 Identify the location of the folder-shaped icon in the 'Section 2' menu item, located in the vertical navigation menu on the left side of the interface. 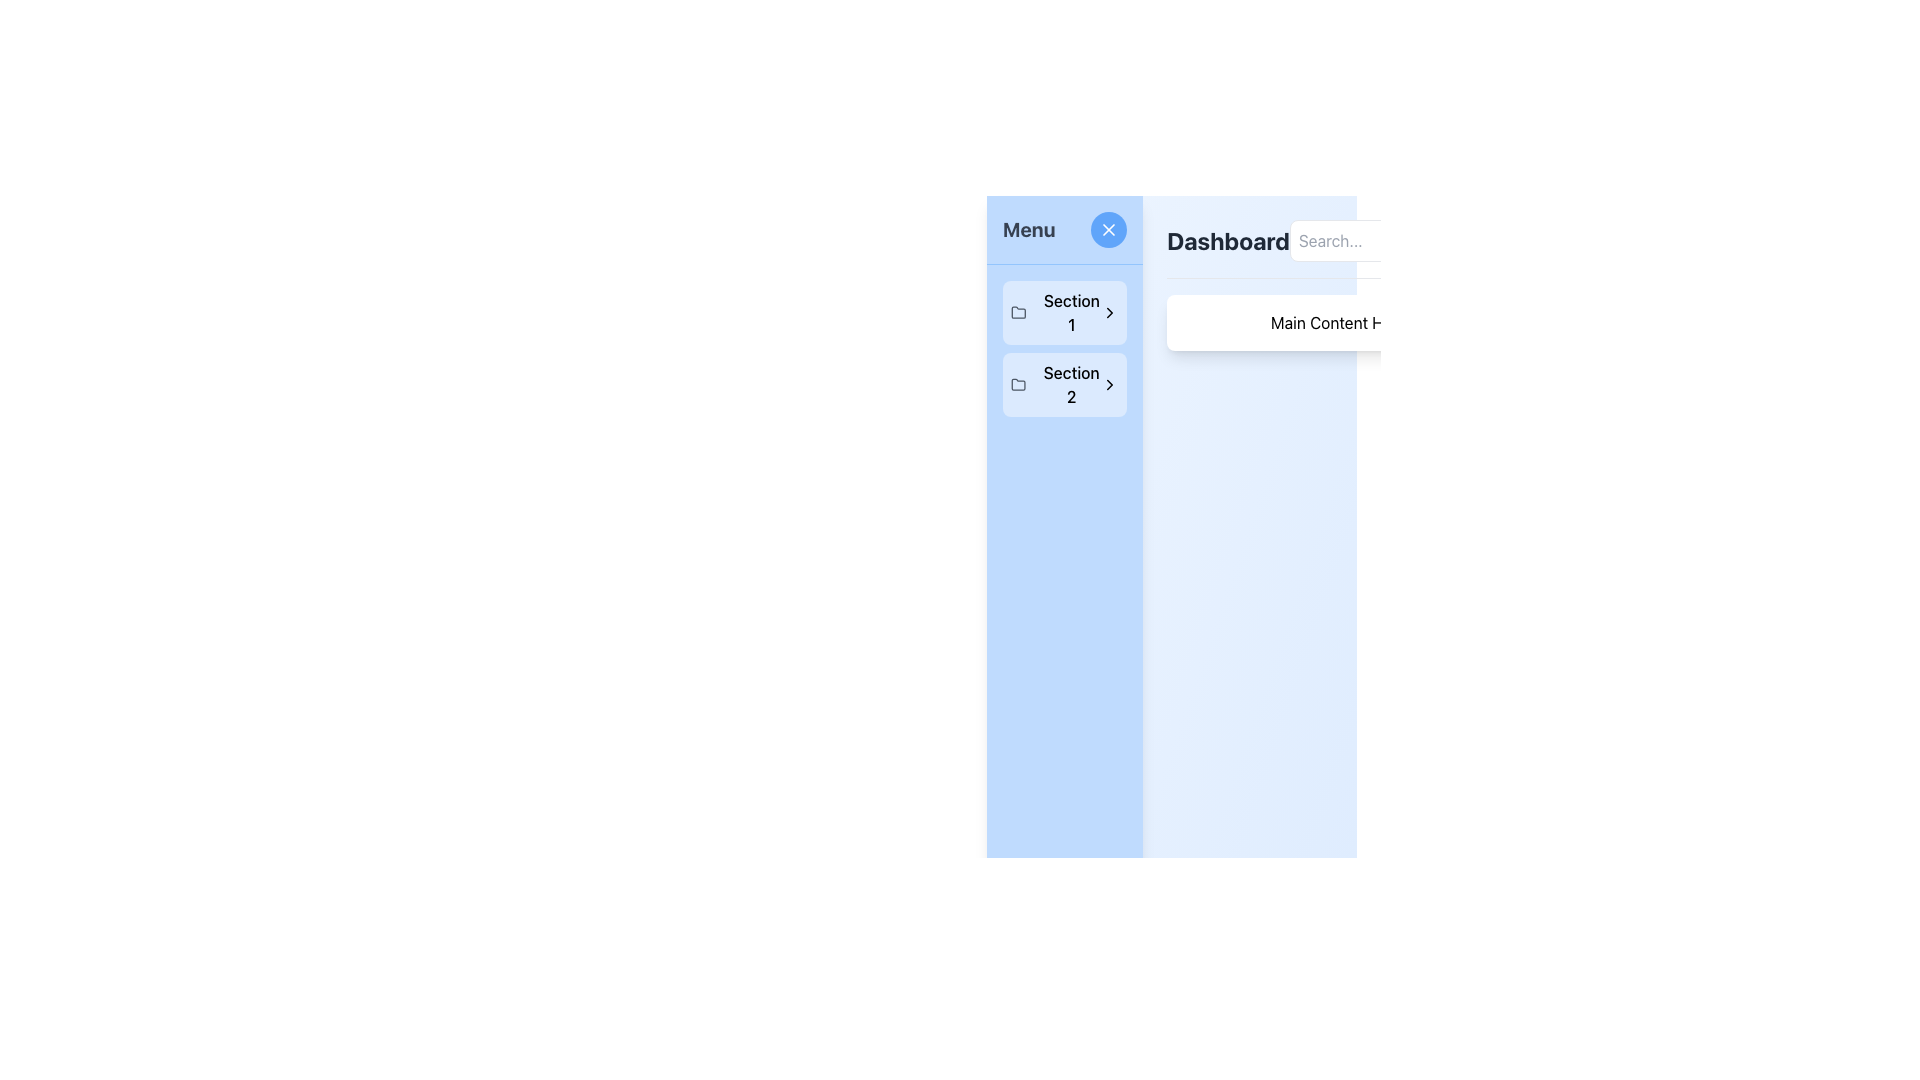
(1018, 385).